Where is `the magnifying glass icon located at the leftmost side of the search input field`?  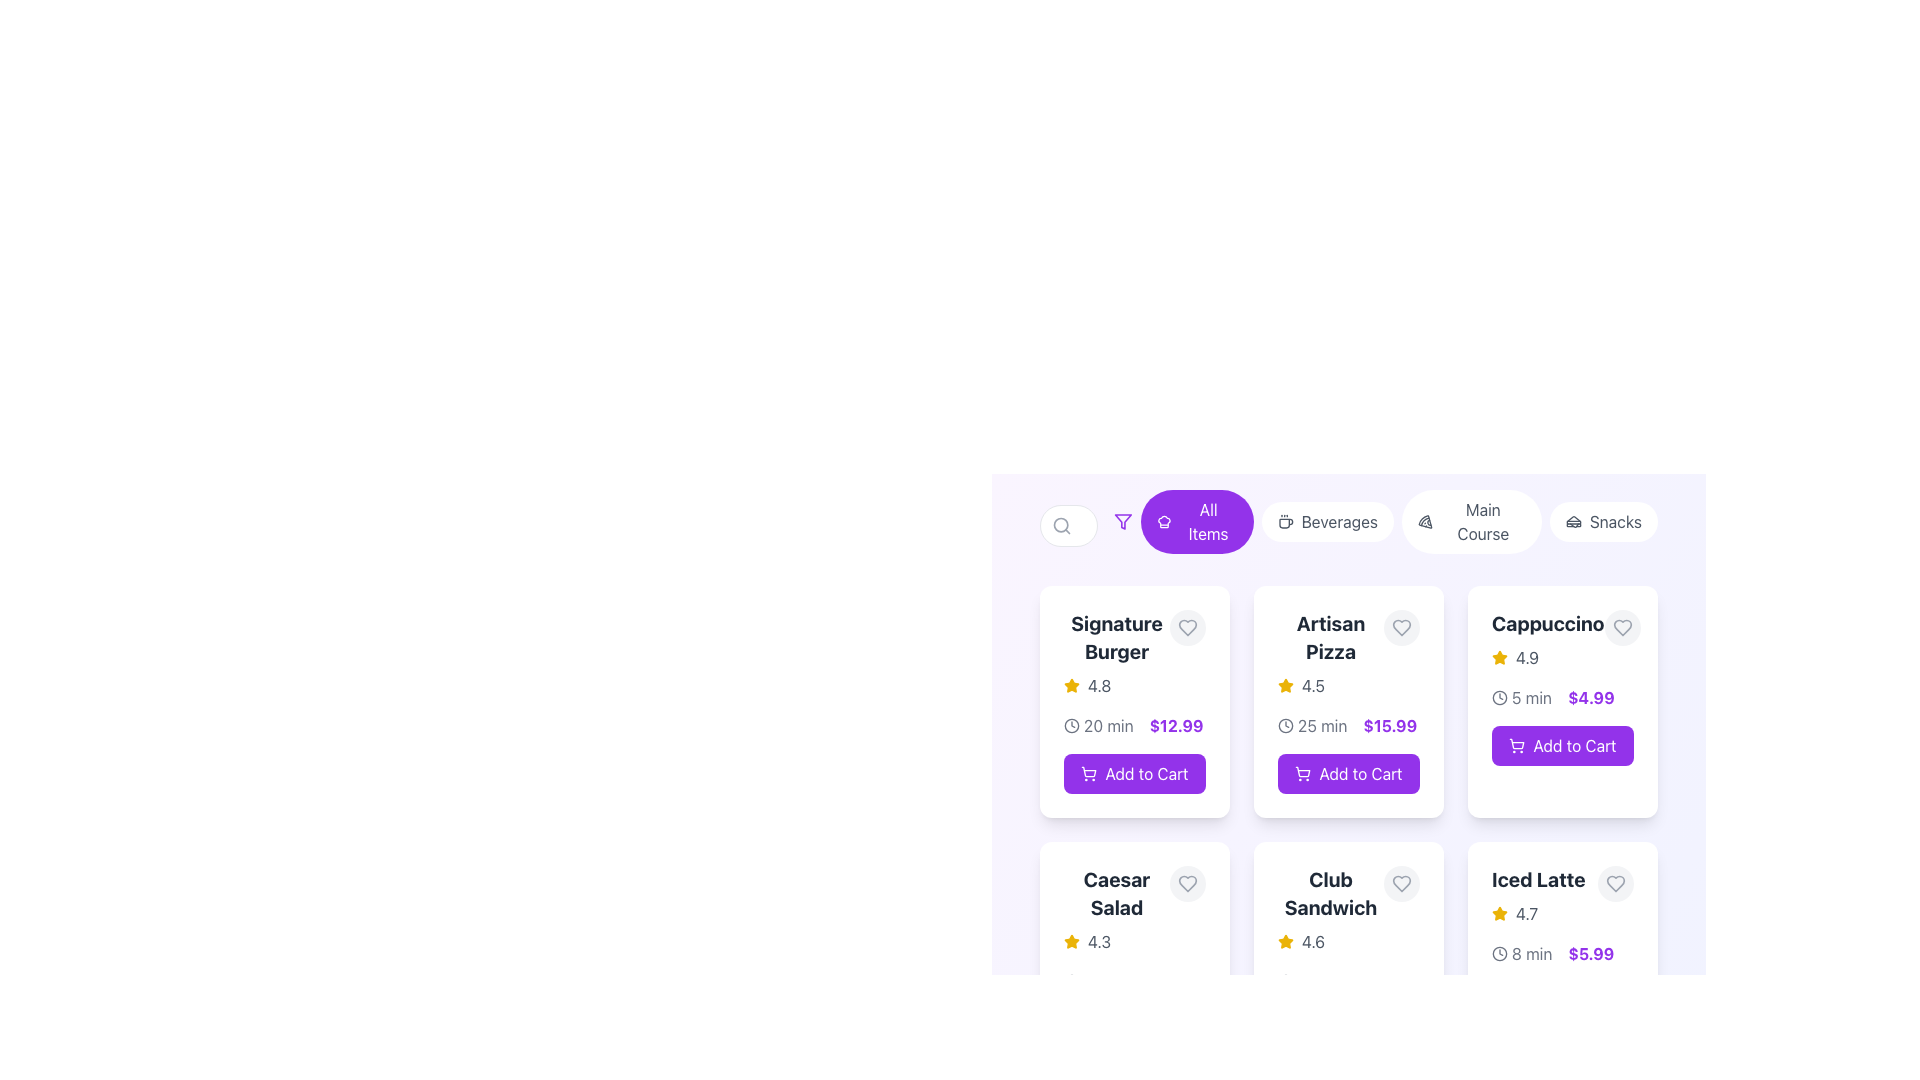
the magnifying glass icon located at the leftmost side of the search input field is located at coordinates (1060, 524).